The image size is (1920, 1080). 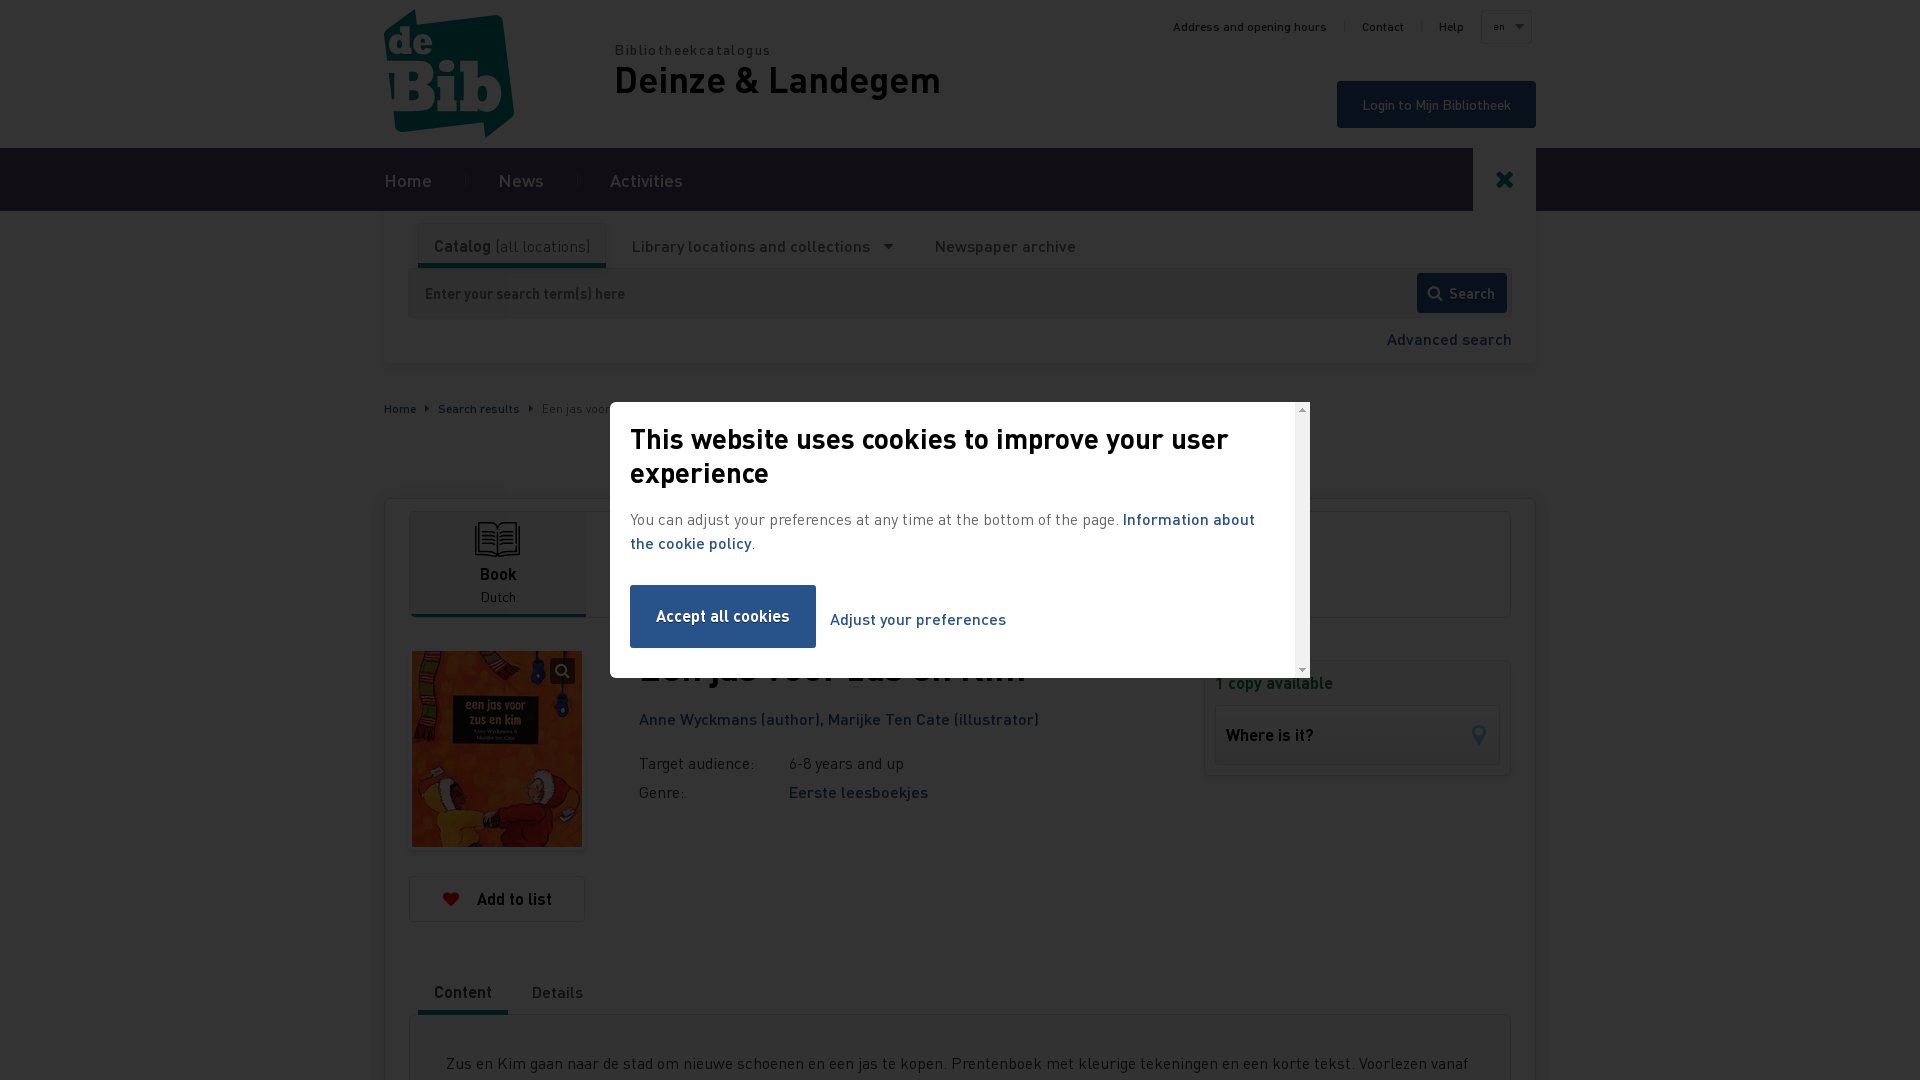 What do you see at coordinates (722, 615) in the screenshot?
I see `'Accept all cookies'` at bounding box center [722, 615].